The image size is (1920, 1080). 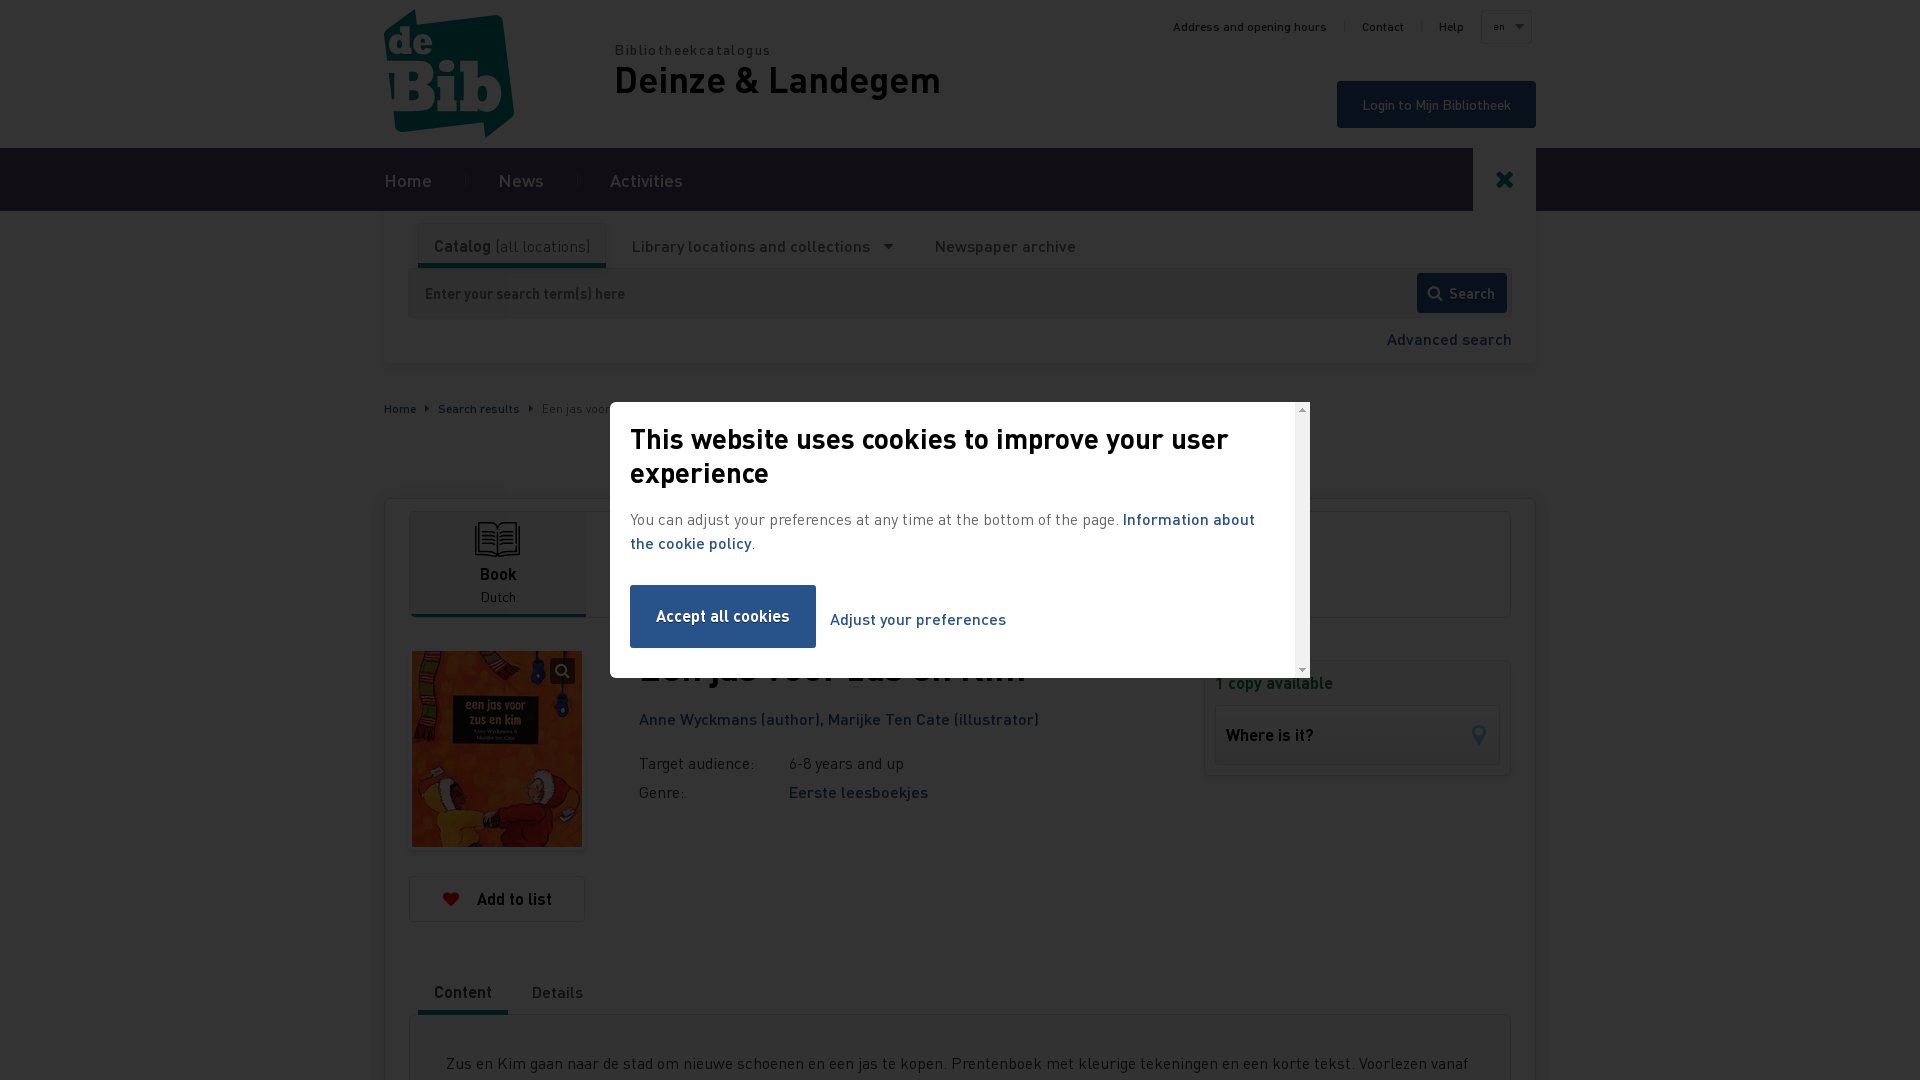 What do you see at coordinates (722, 615) in the screenshot?
I see `'Accept all cookies'` at bounding box center [722, 615].